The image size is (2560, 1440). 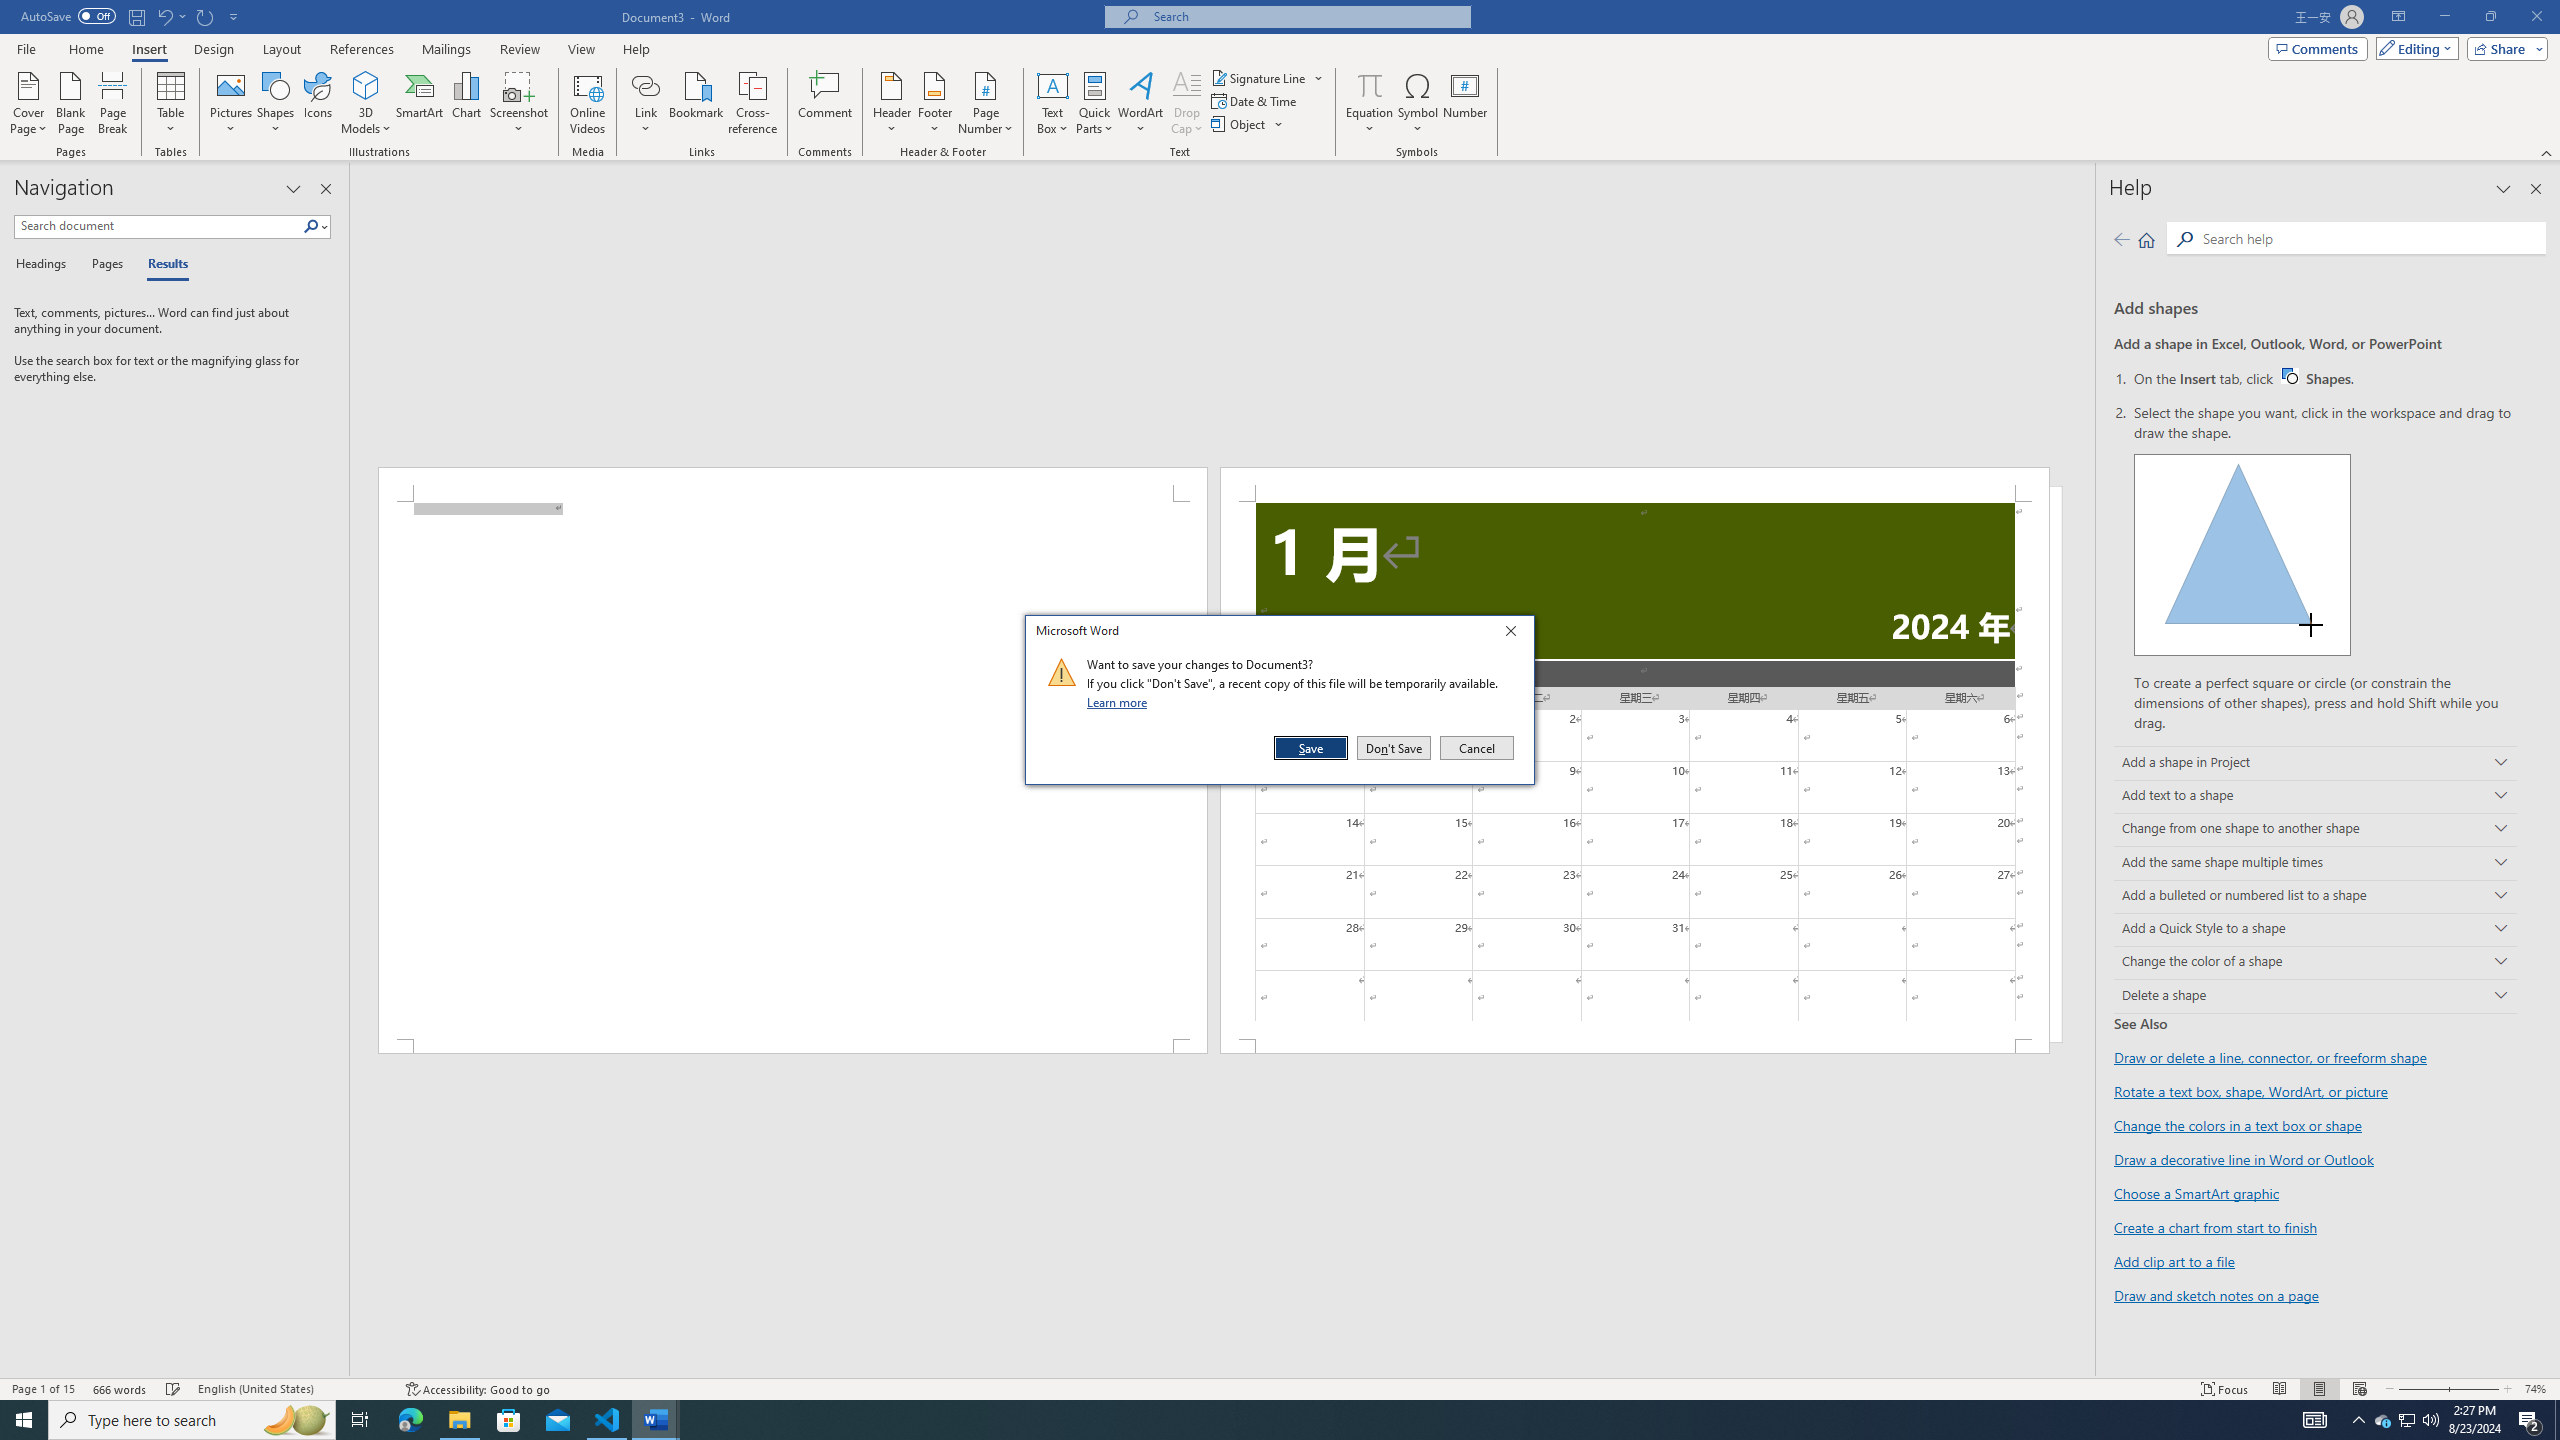 What do you see at coordinates (2359, 1418) in the screenshot?
I see `'Notification Chevron'` at bounding box center [2359, 1418].